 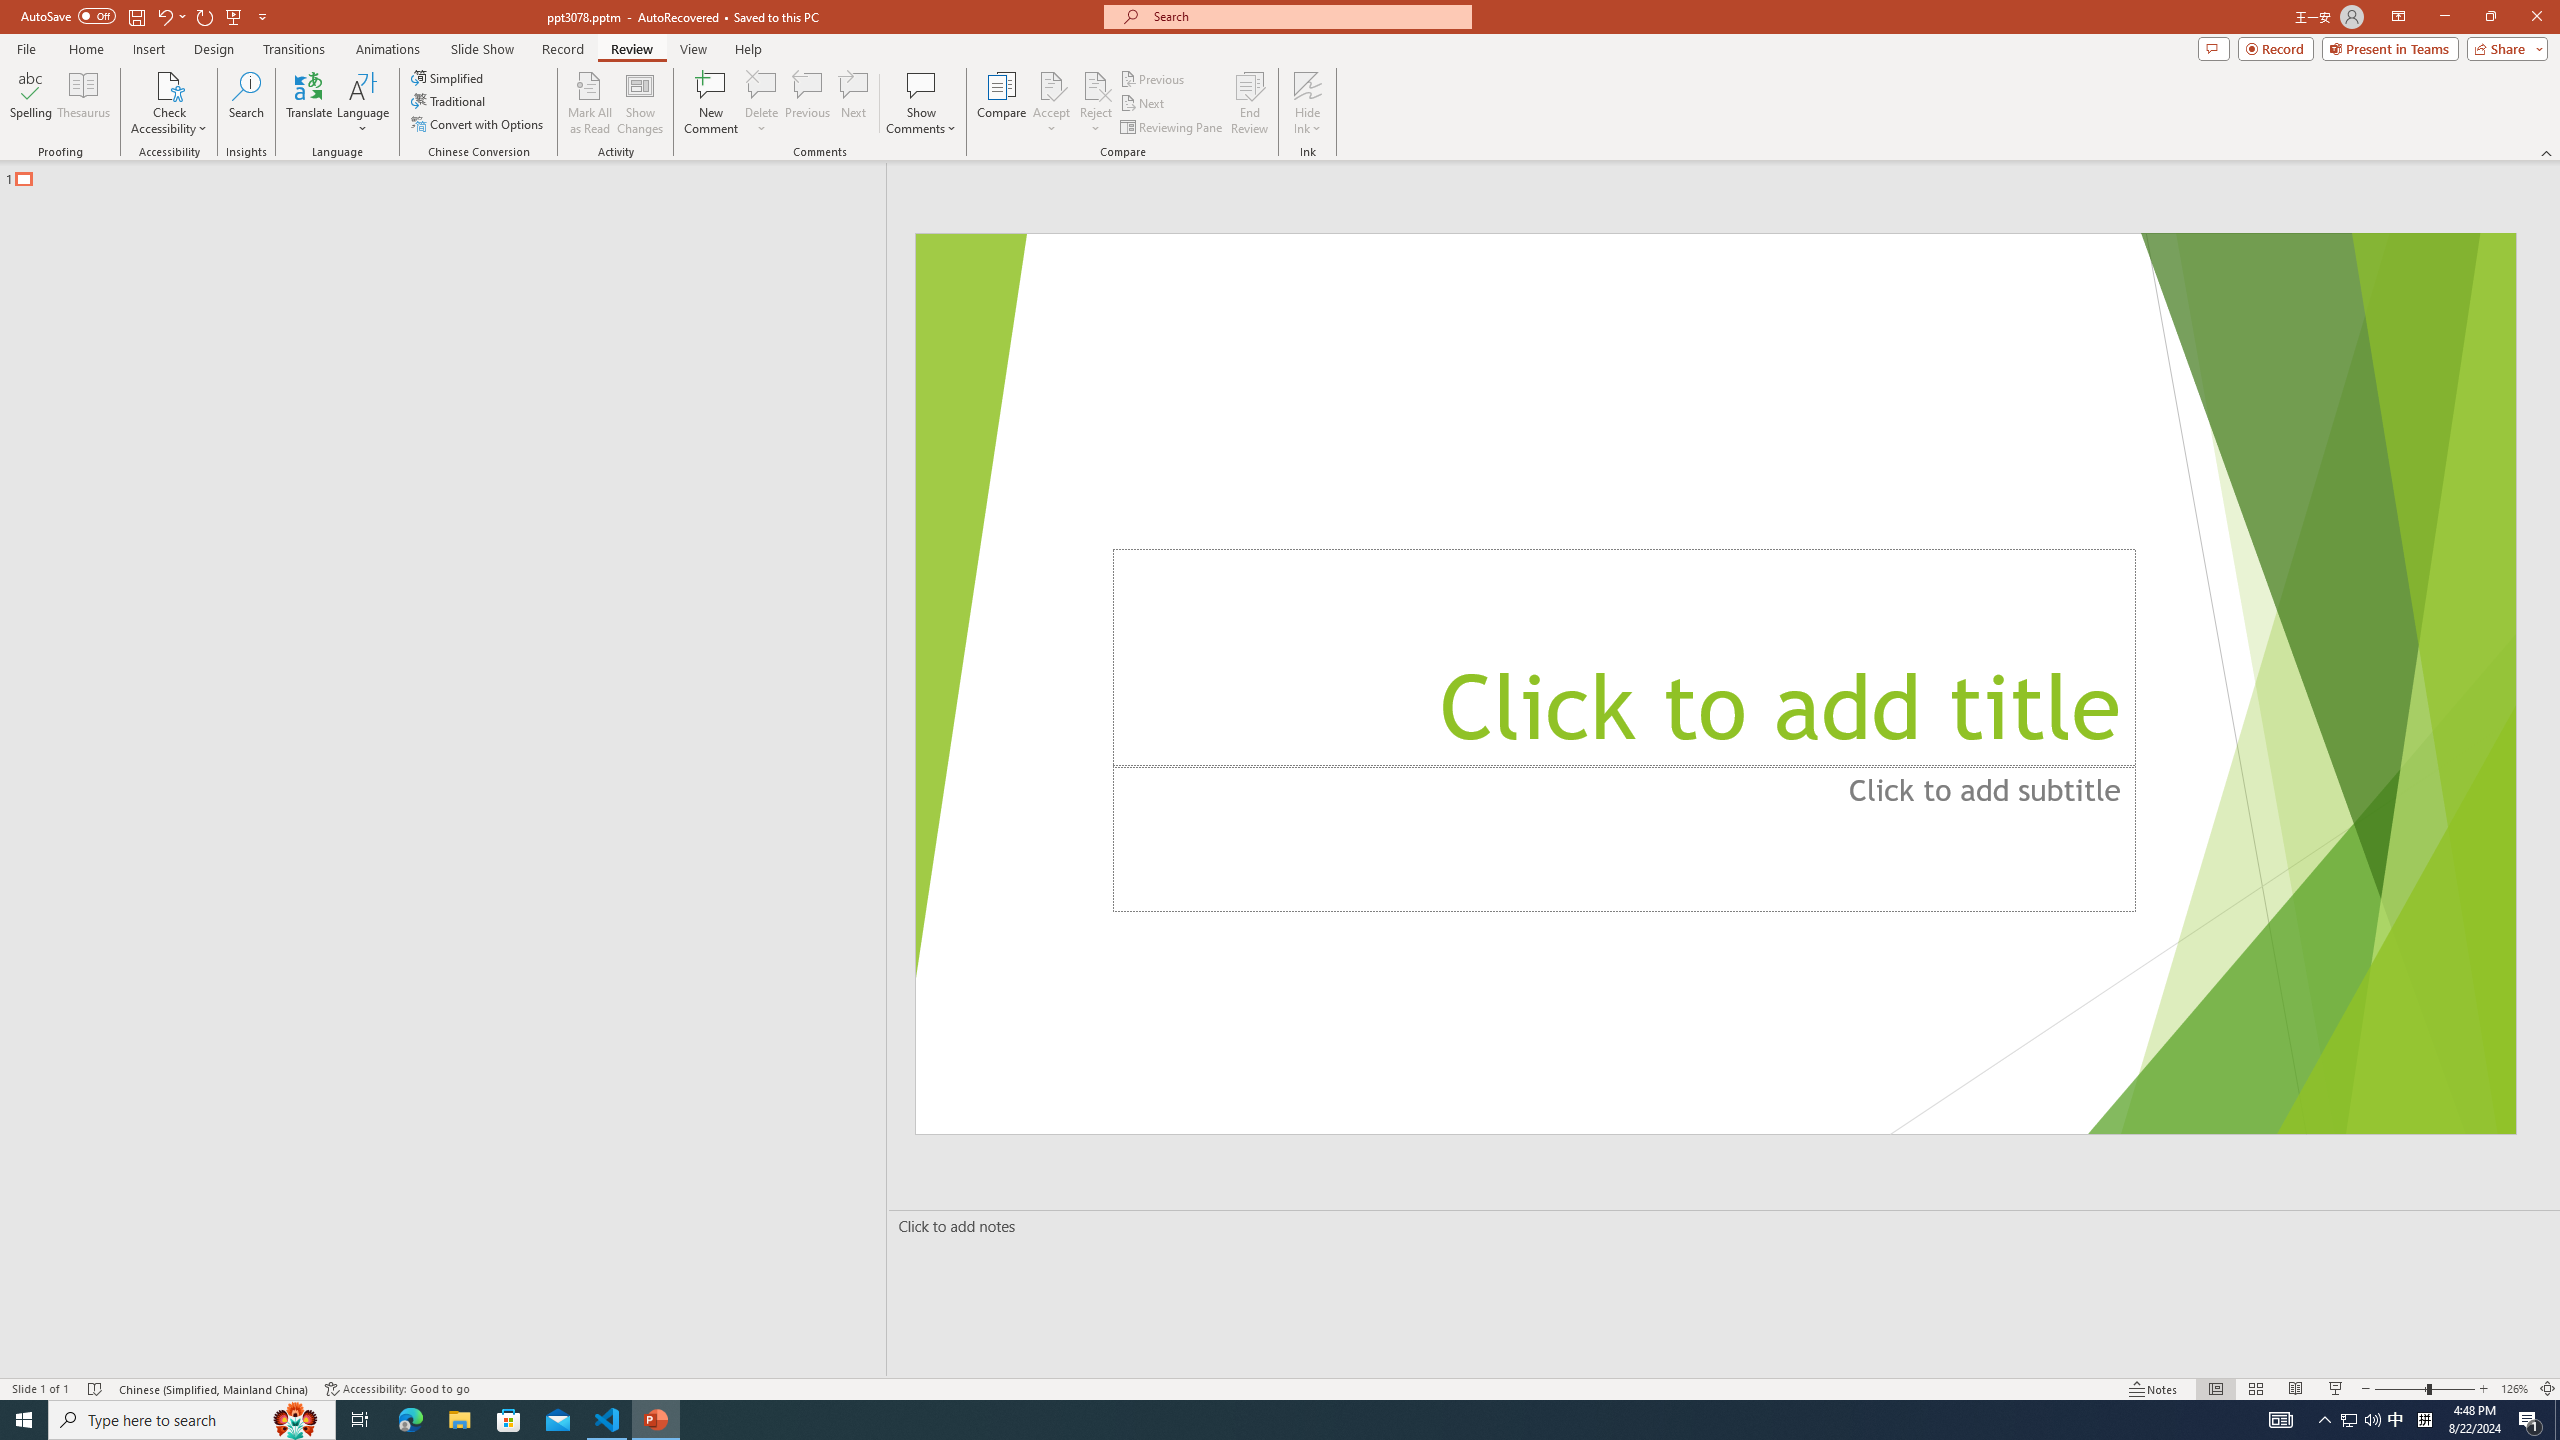 What do you see at coordinates (1094, 103) in the screenshot?
I see `'Reject'` at bounding box center [1094, 103].